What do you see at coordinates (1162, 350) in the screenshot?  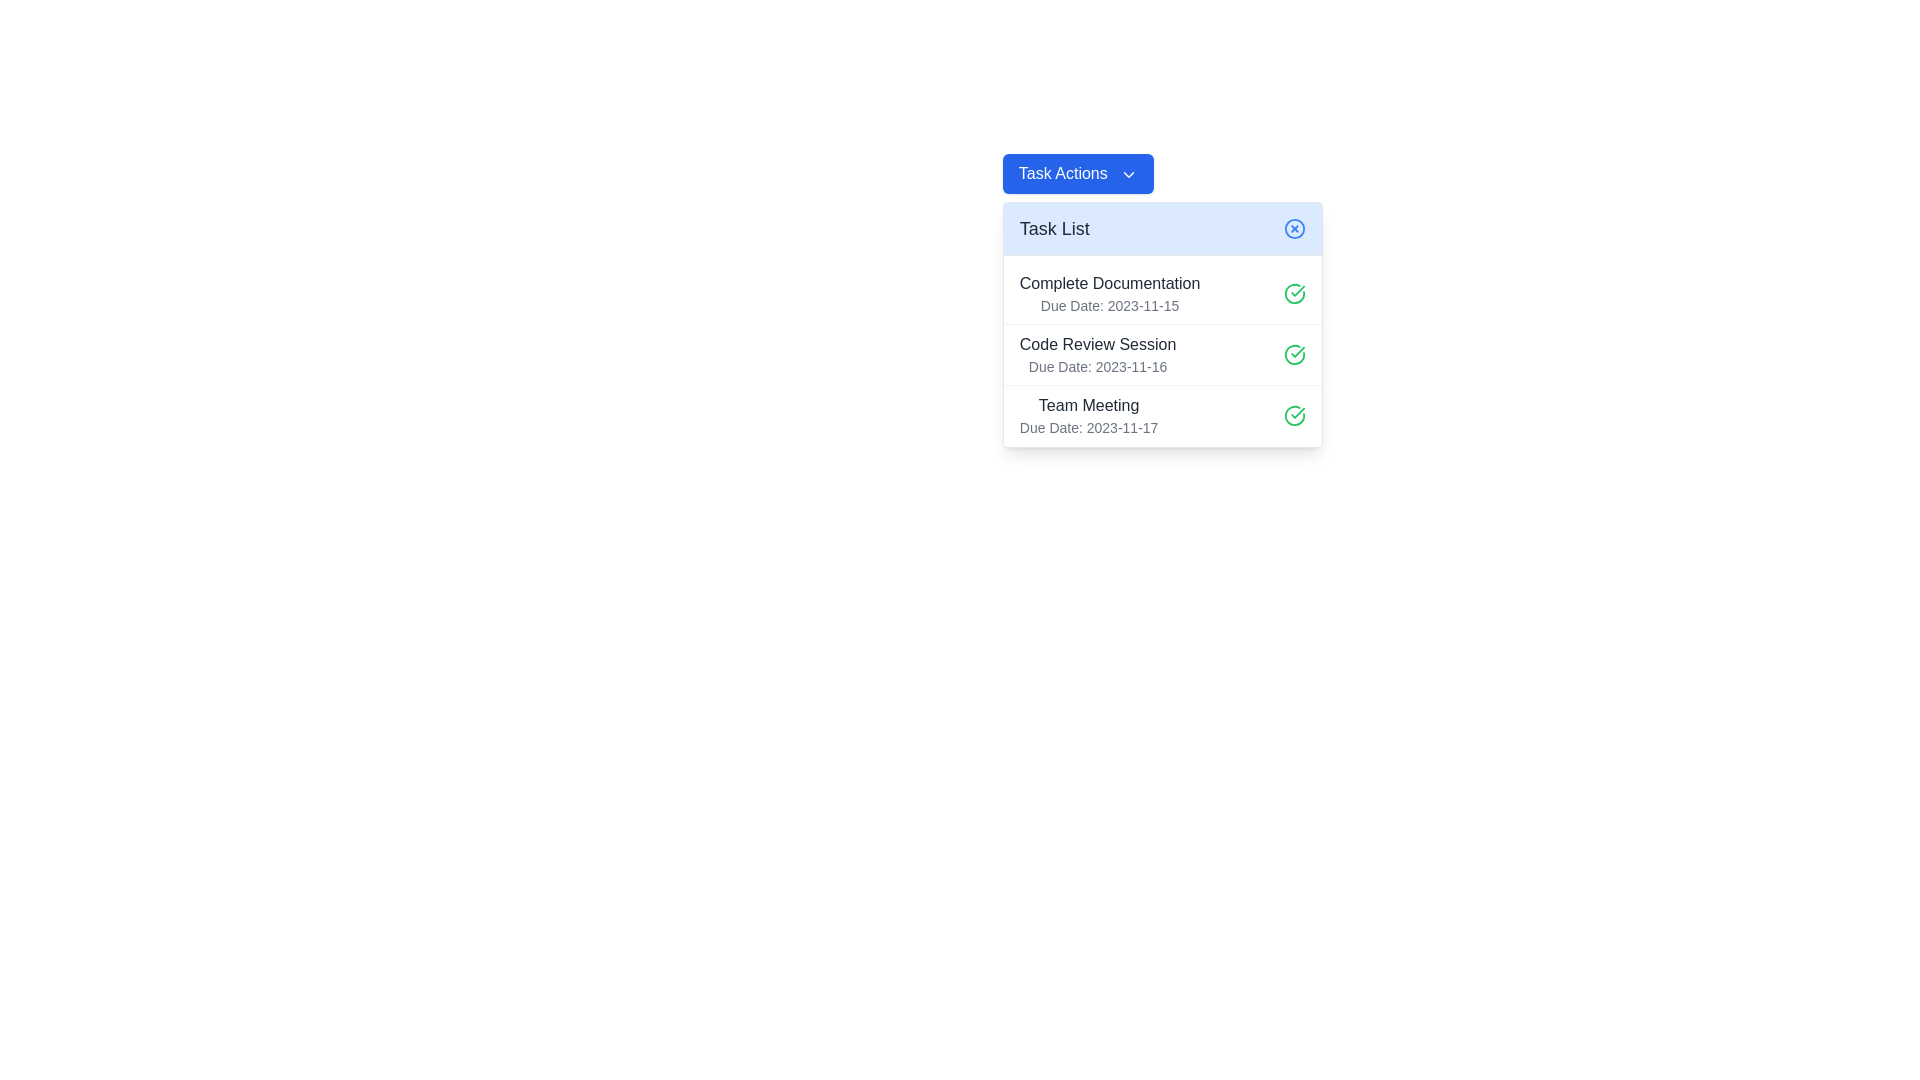 I see `the individual tasks in the Scrollable List Display located beneath the 'Task List' header in the 'Task Actions' dropdown menu` at bounding box center [1162, 350].